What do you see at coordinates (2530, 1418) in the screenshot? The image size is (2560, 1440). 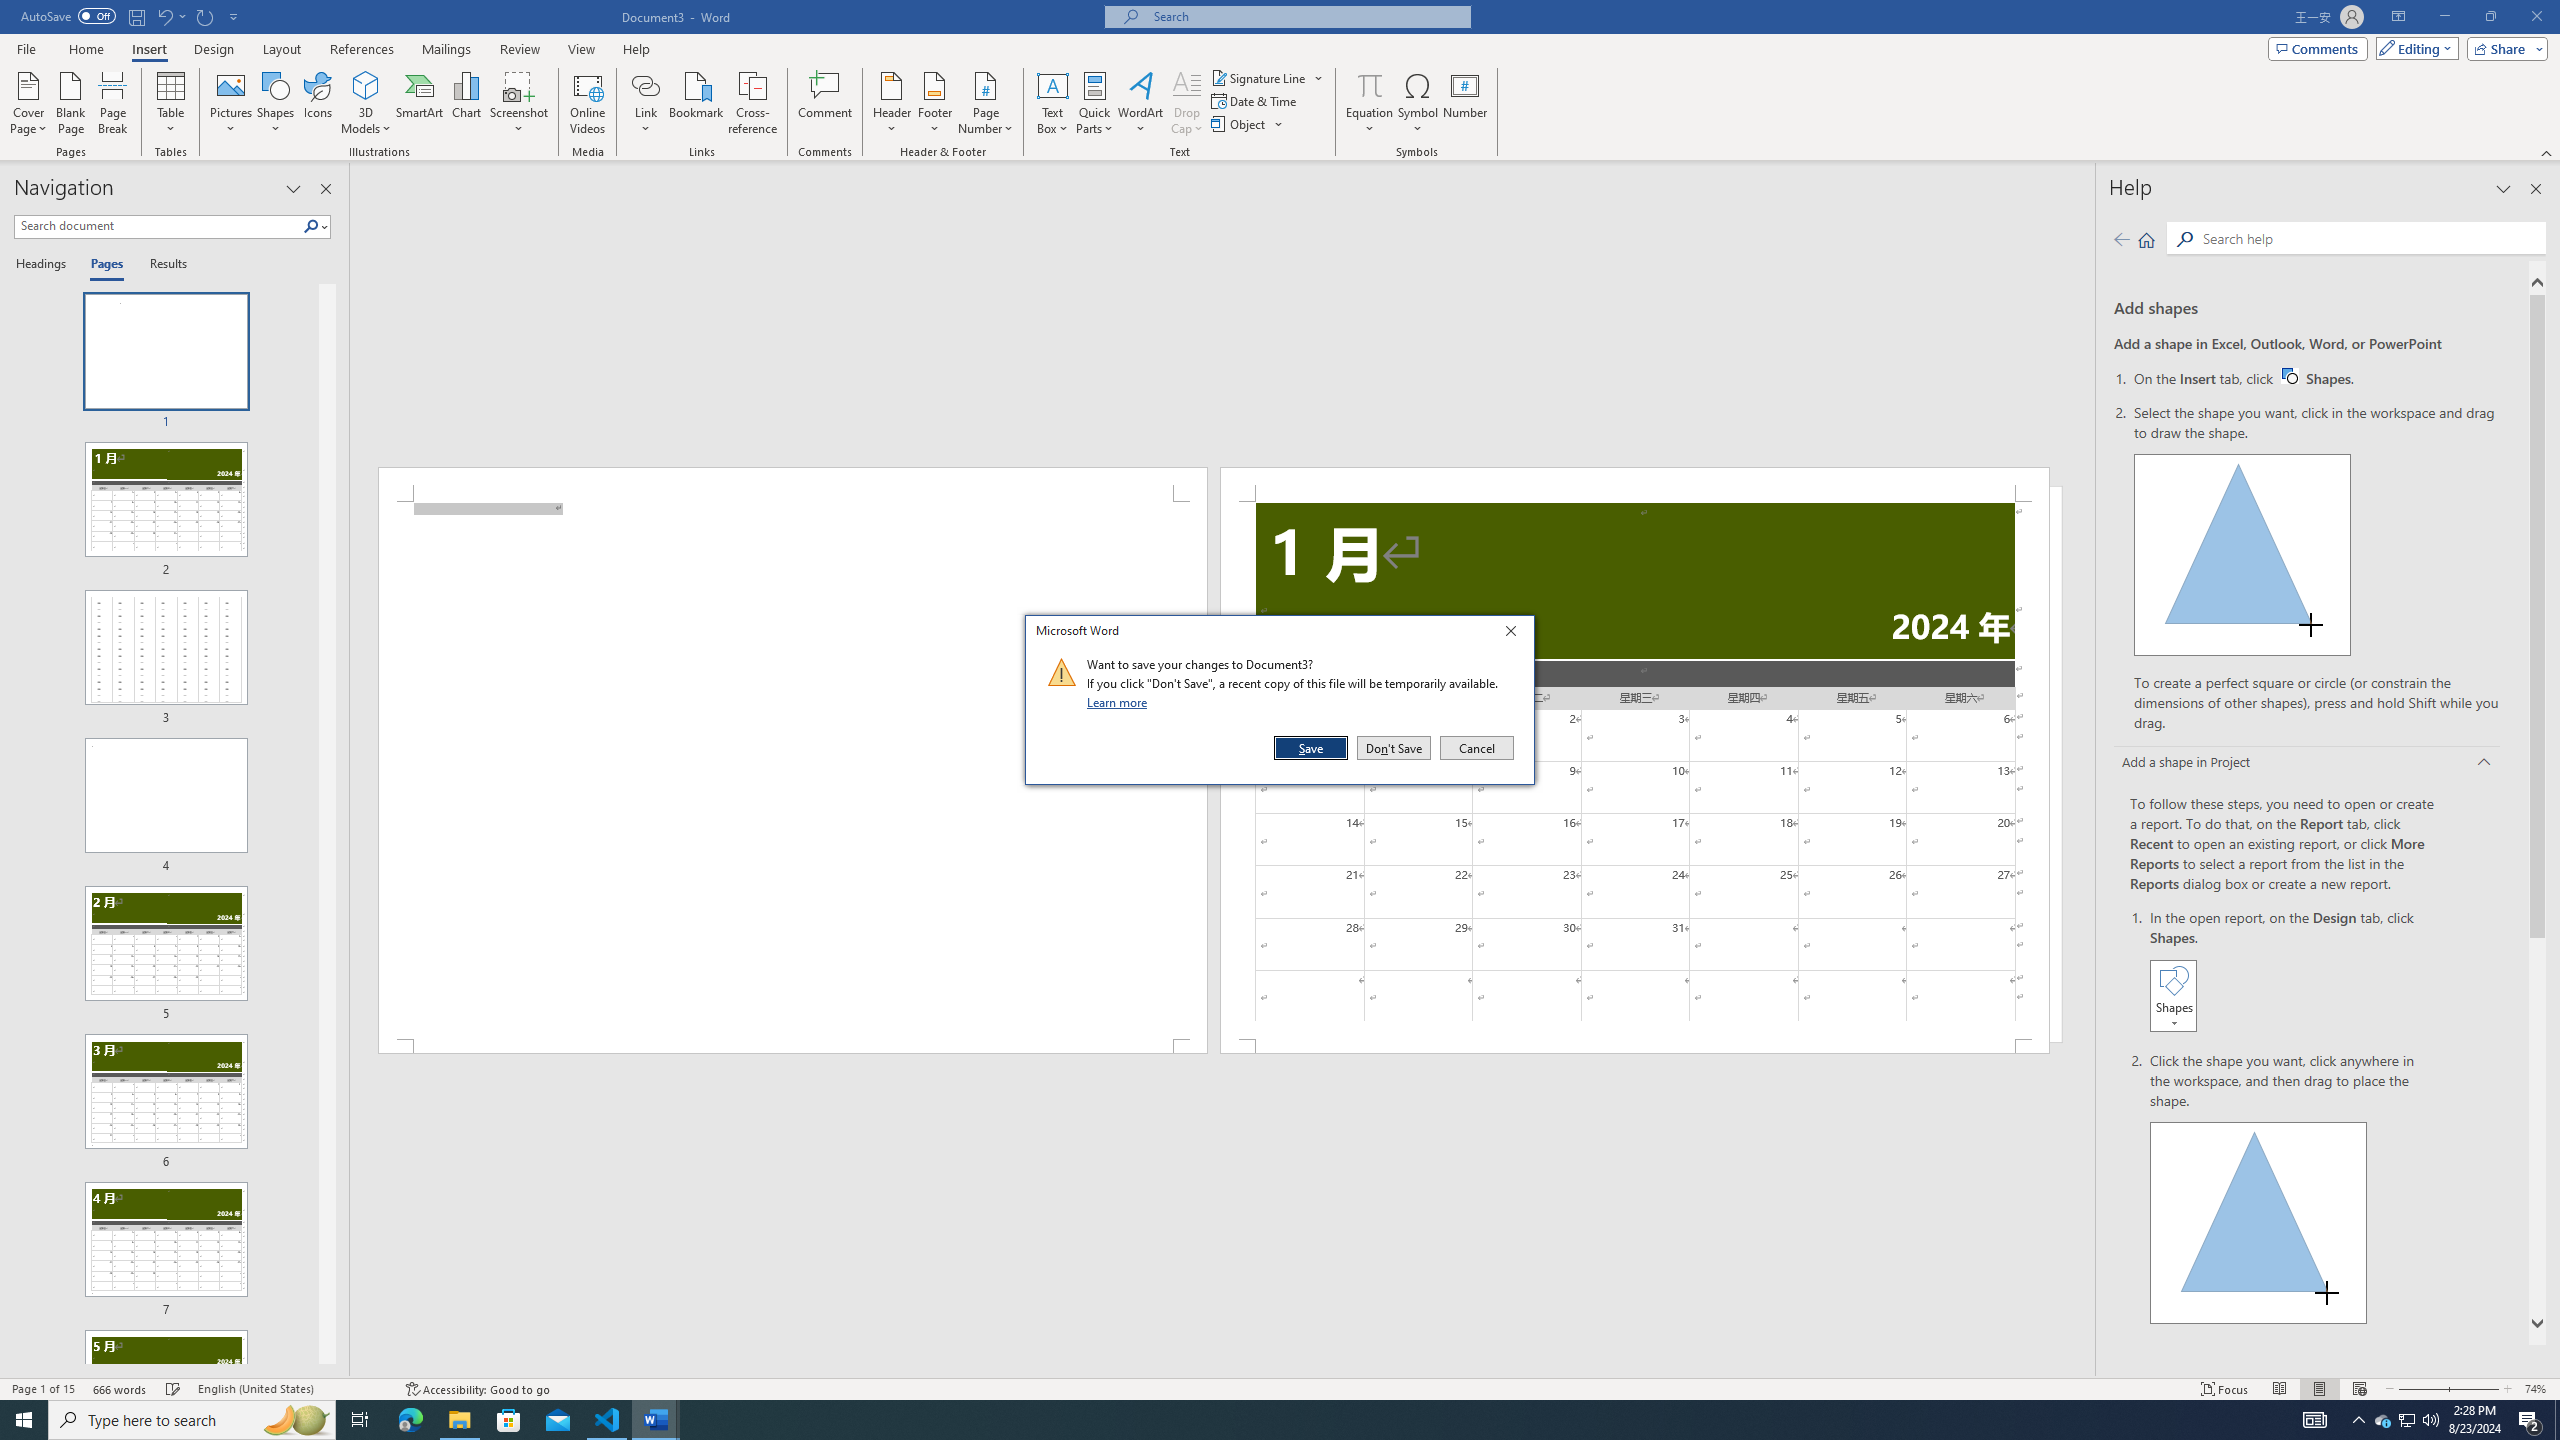 I see `'Action Center, 2 new notifications'` at bounding box center [2530, 1418].